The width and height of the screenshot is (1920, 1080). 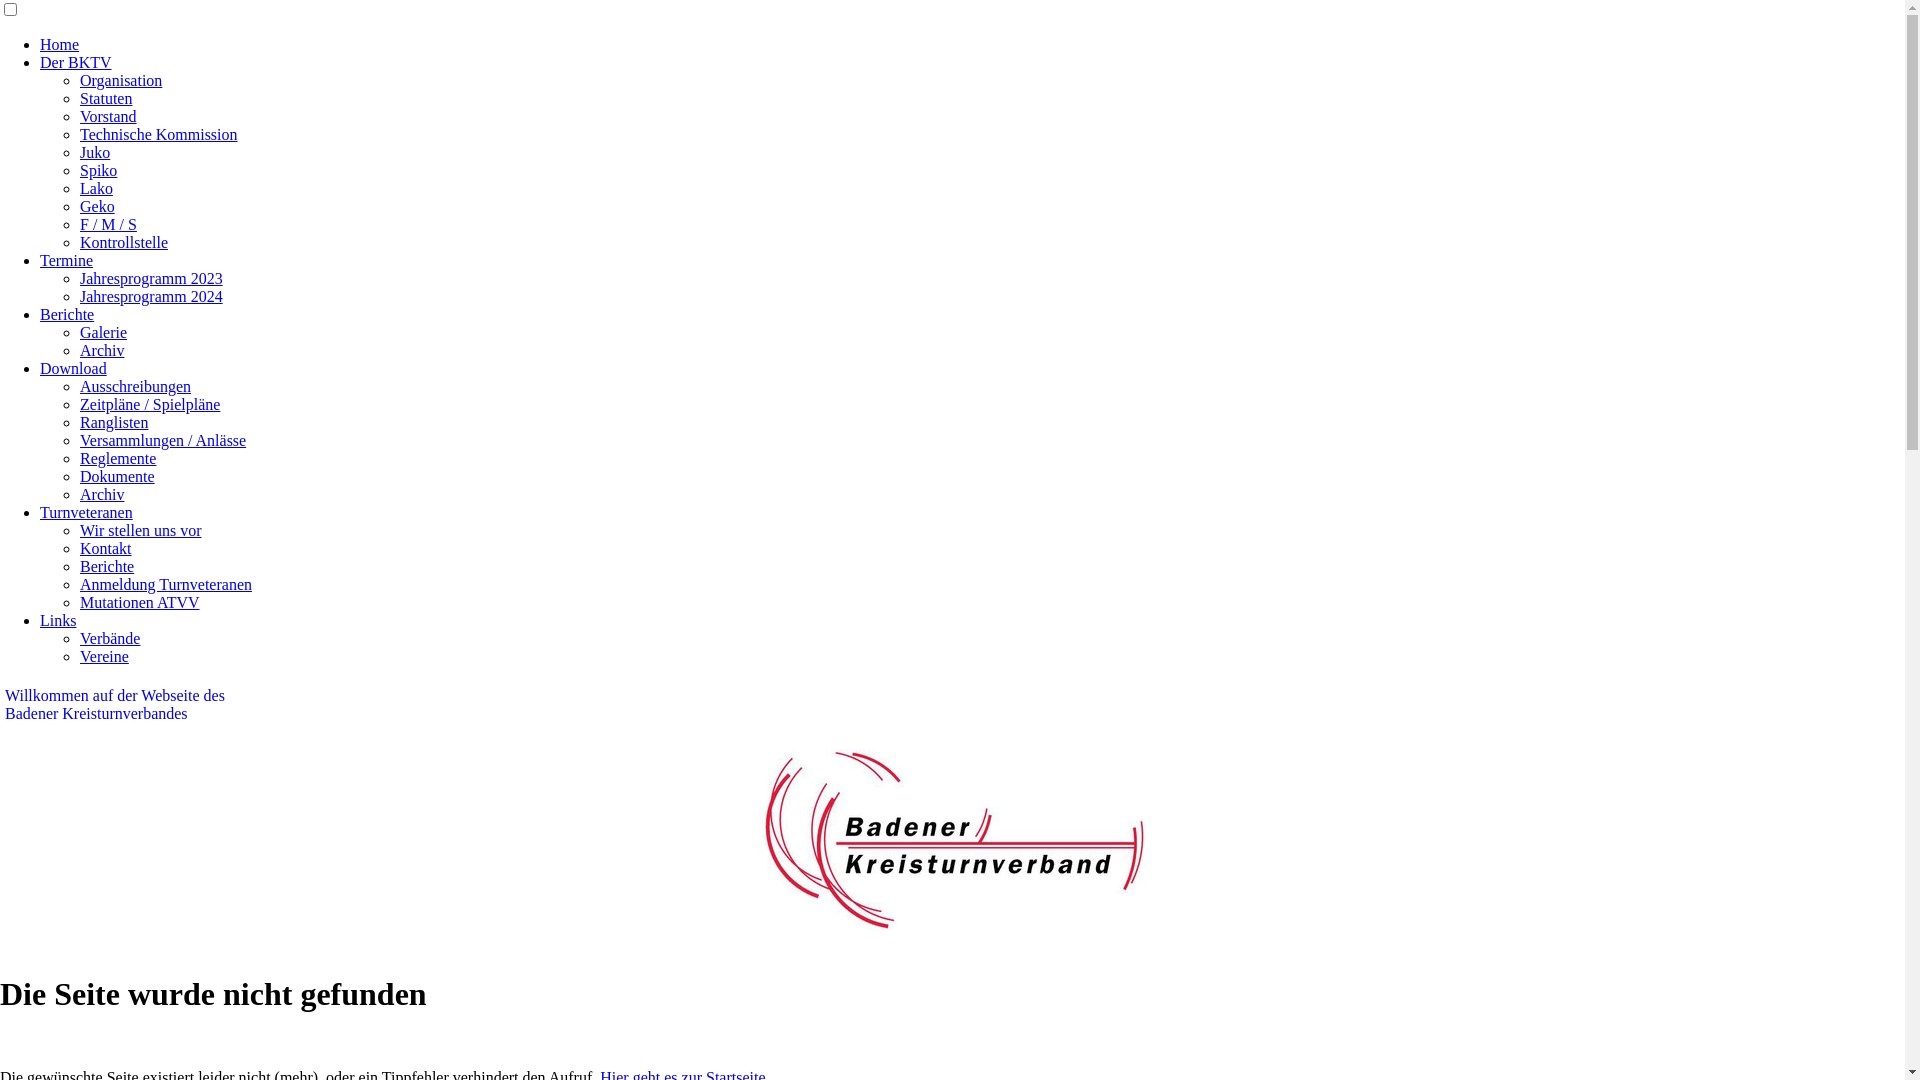 What do you see at coordinates (105, 566) in the screenshot?
I see `'Berichte'` at bounding box center [105, 566].